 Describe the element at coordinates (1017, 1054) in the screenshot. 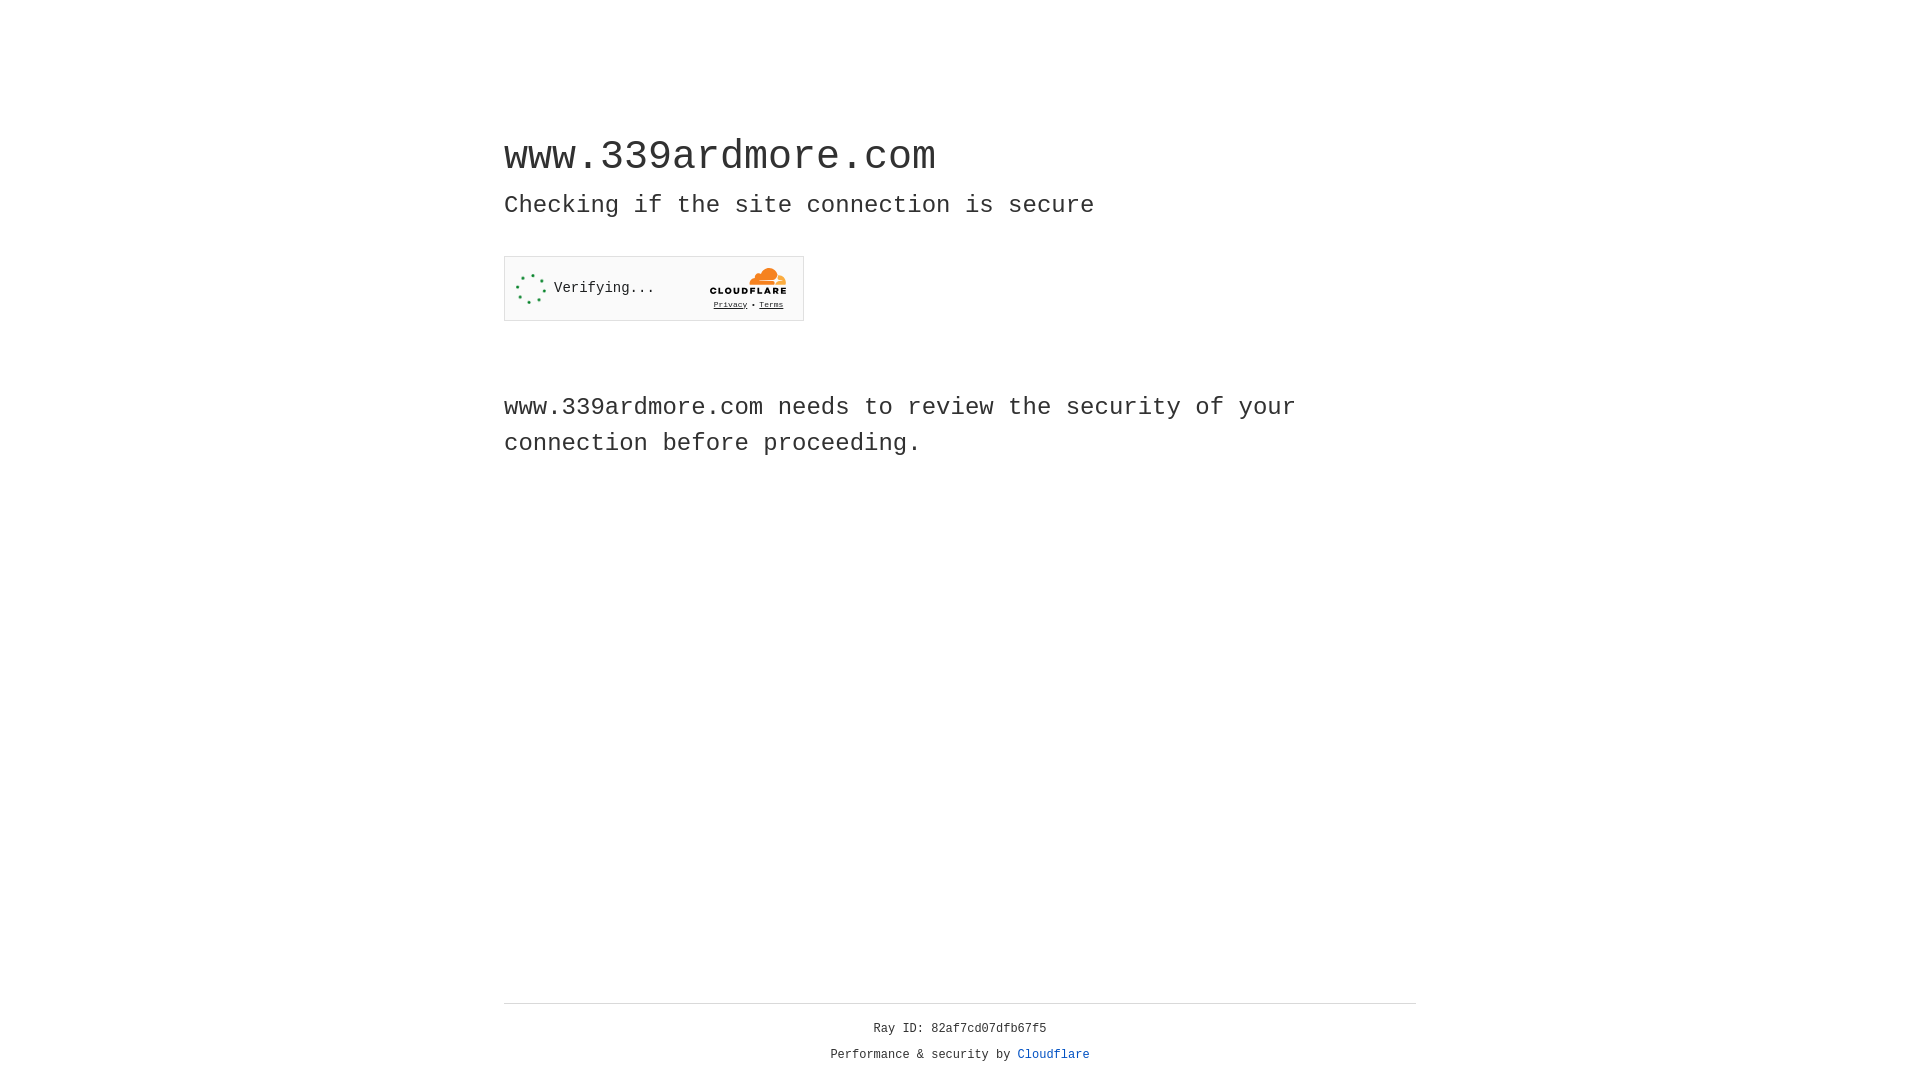

I see `'Cloudflare'` at that location.